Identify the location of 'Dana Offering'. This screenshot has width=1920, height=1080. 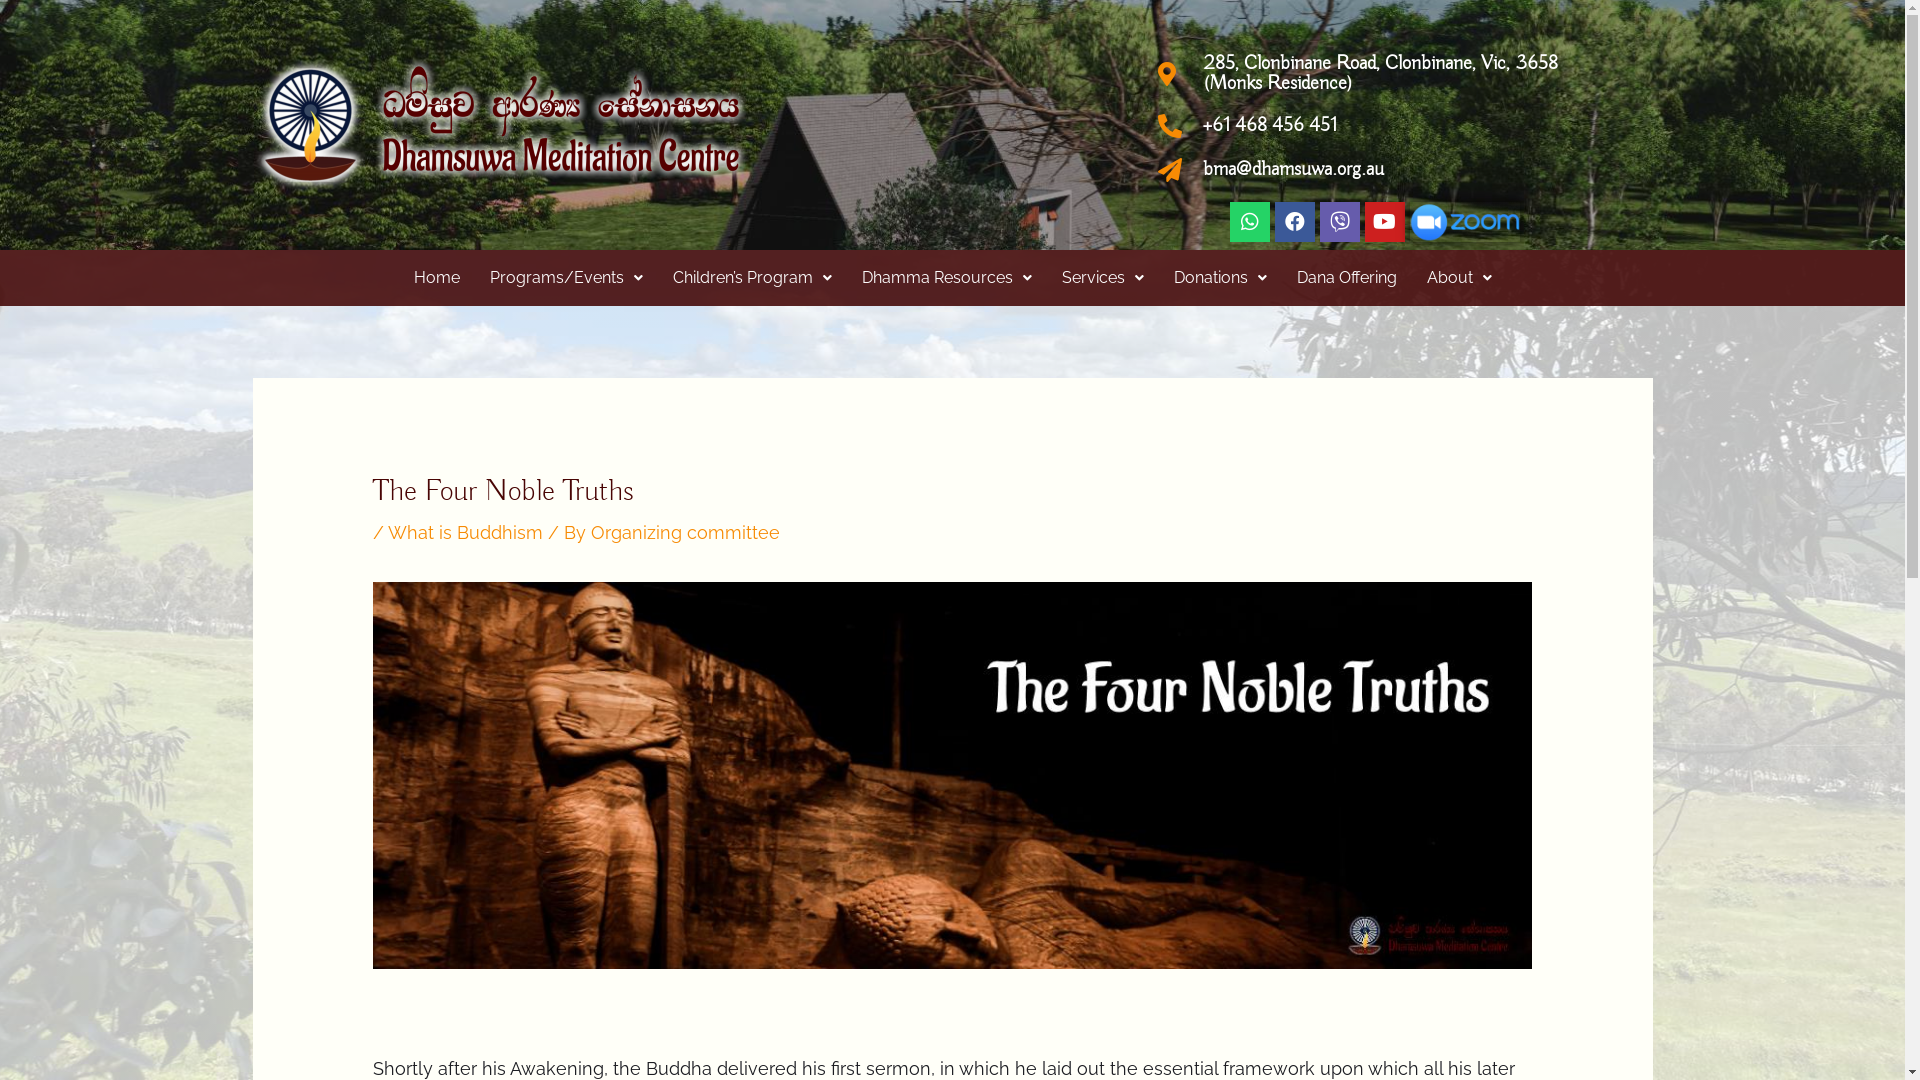
(1347, 277).